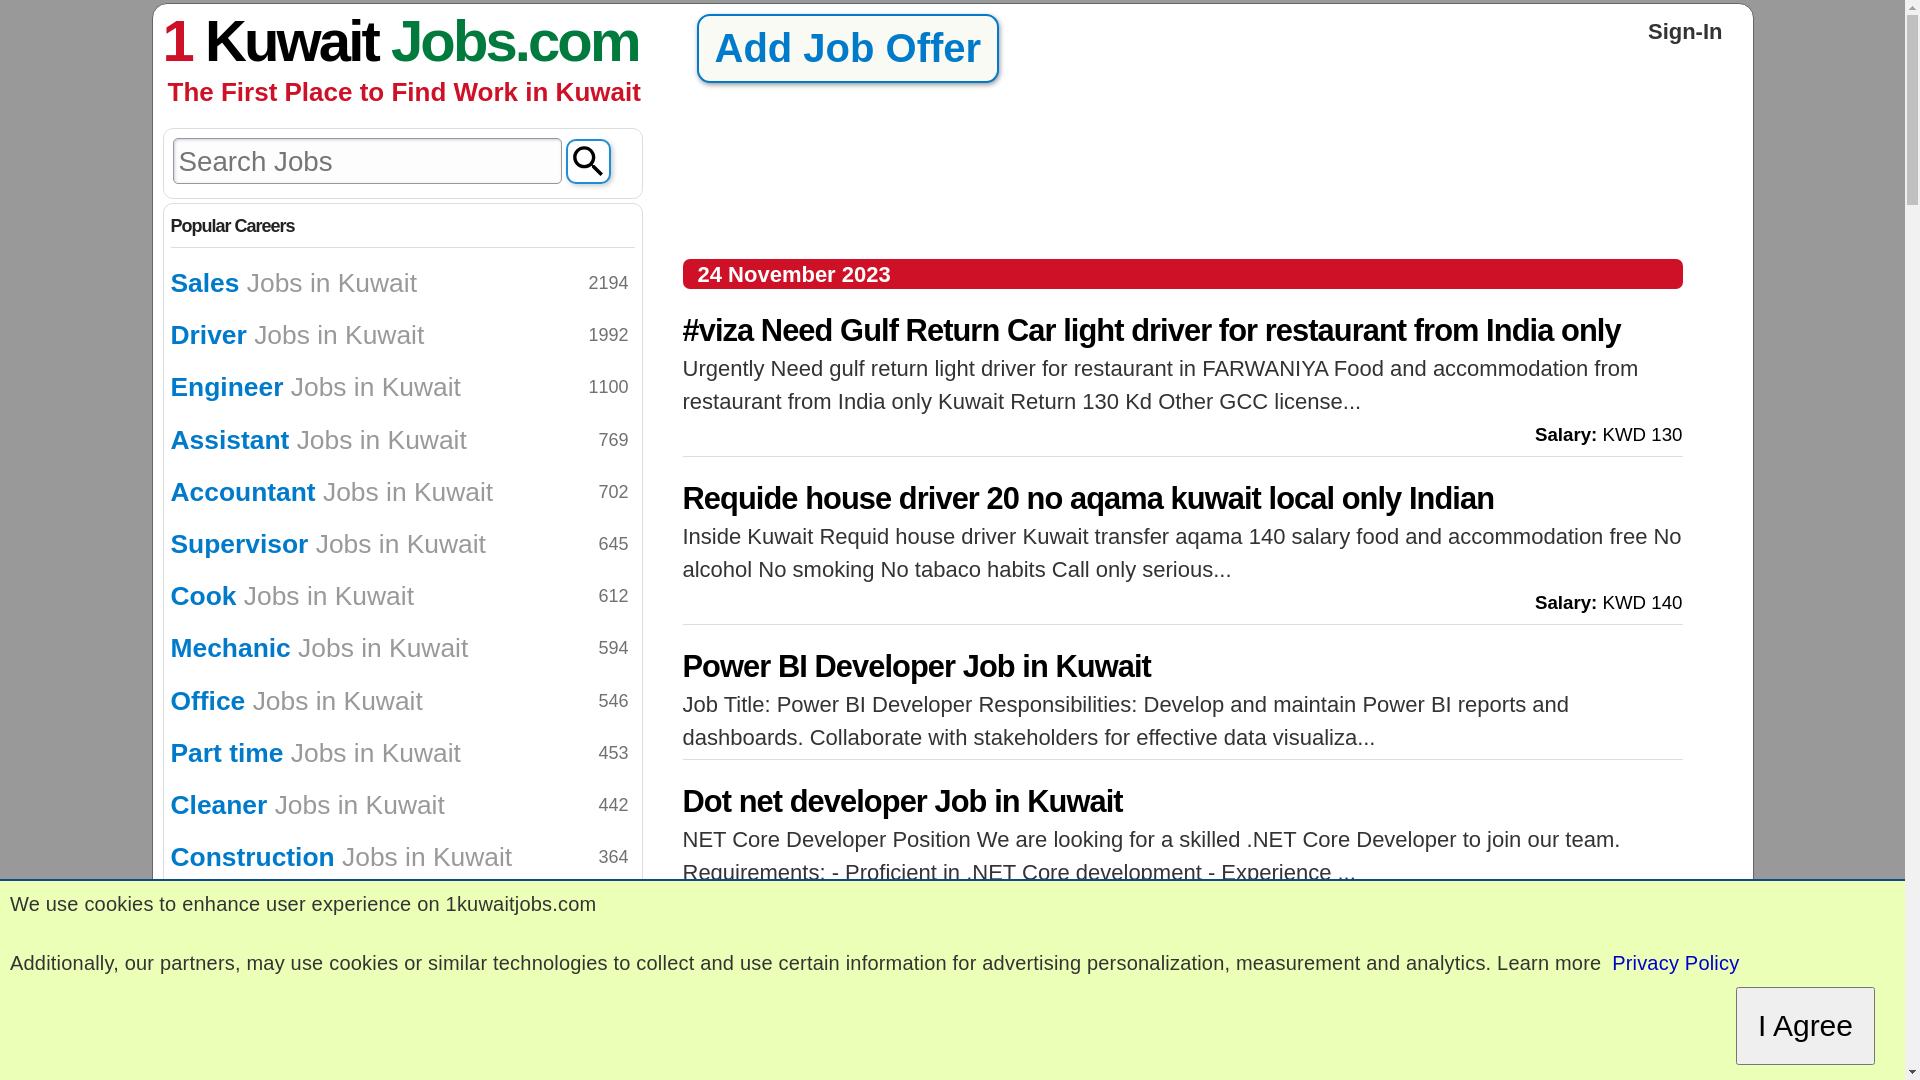 The width and height of the screenshot is (1920, 1080). I want to click on 'Kuwait Jobs', so click(360, 40).